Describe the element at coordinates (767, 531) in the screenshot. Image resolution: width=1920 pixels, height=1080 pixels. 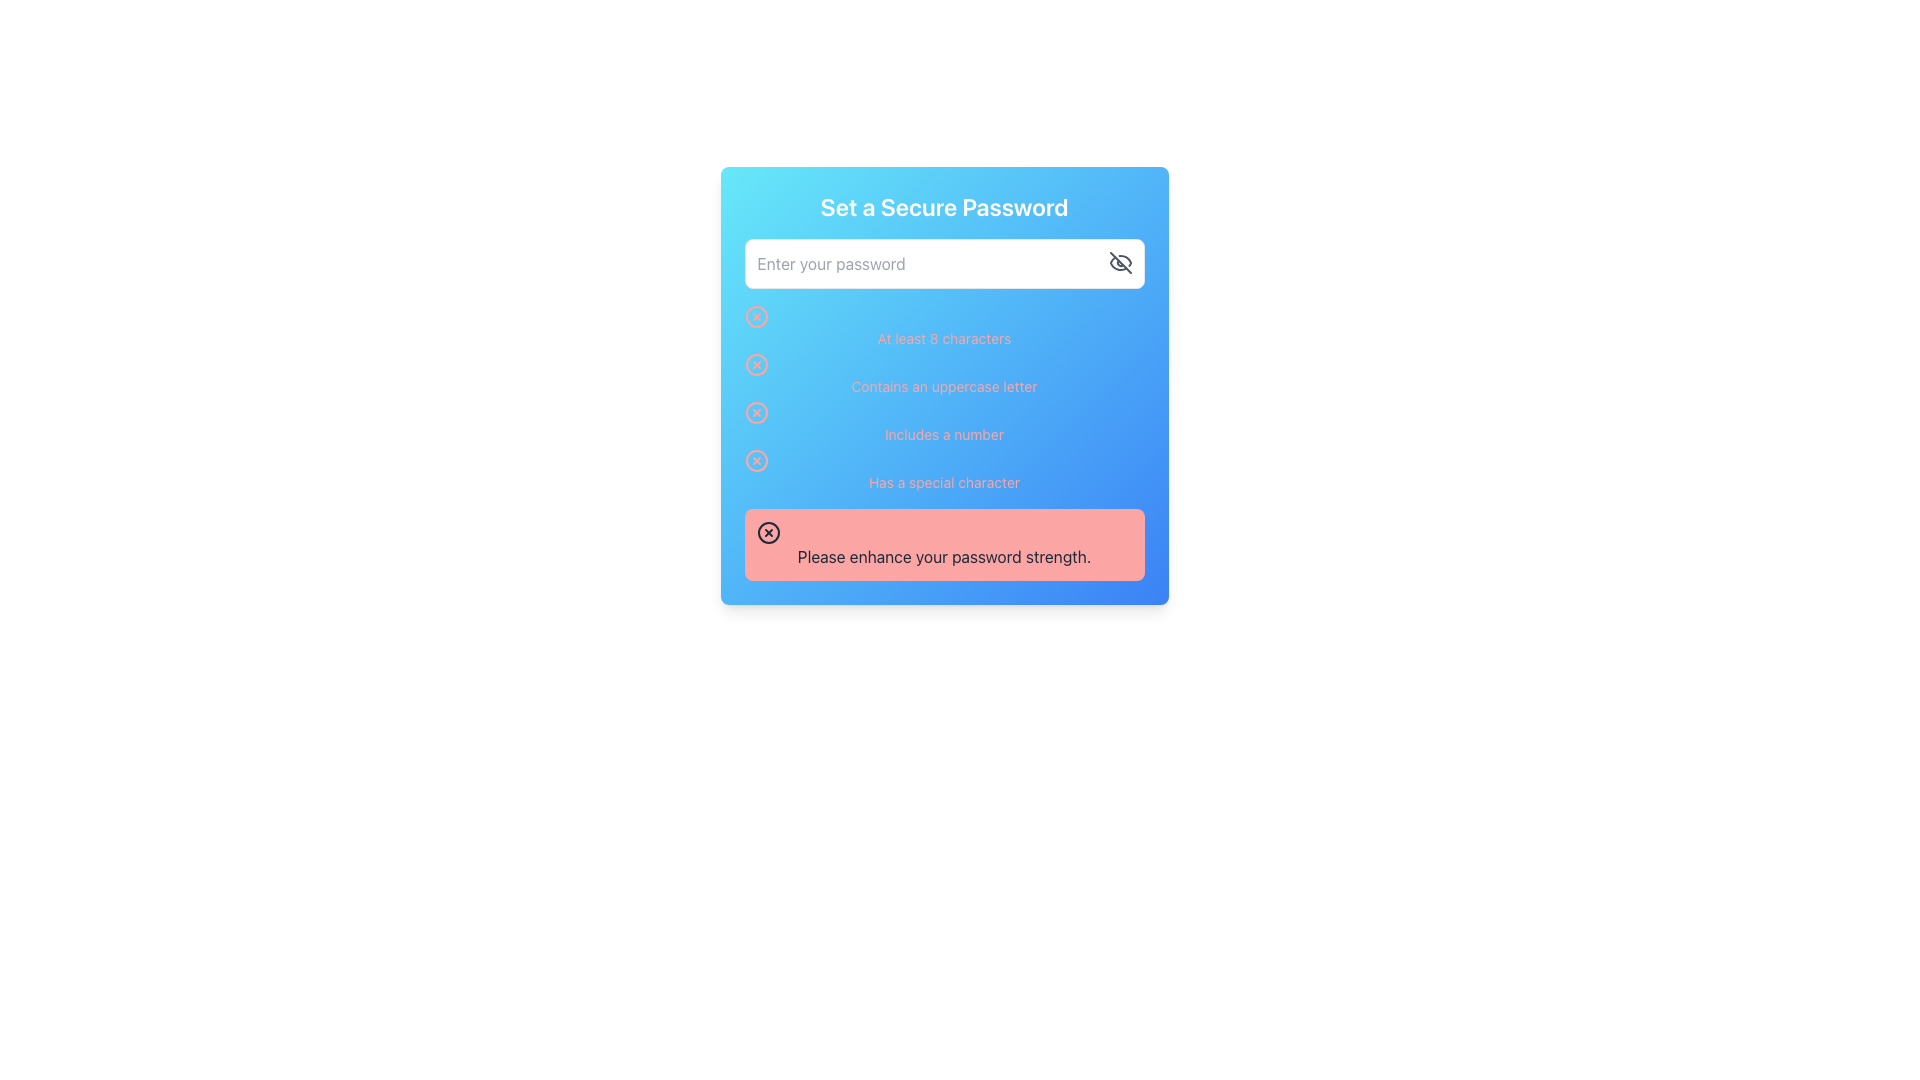
I see `the decorative circular visual indicator associated with the error message located in the lower error message box, near its left side` at that location.